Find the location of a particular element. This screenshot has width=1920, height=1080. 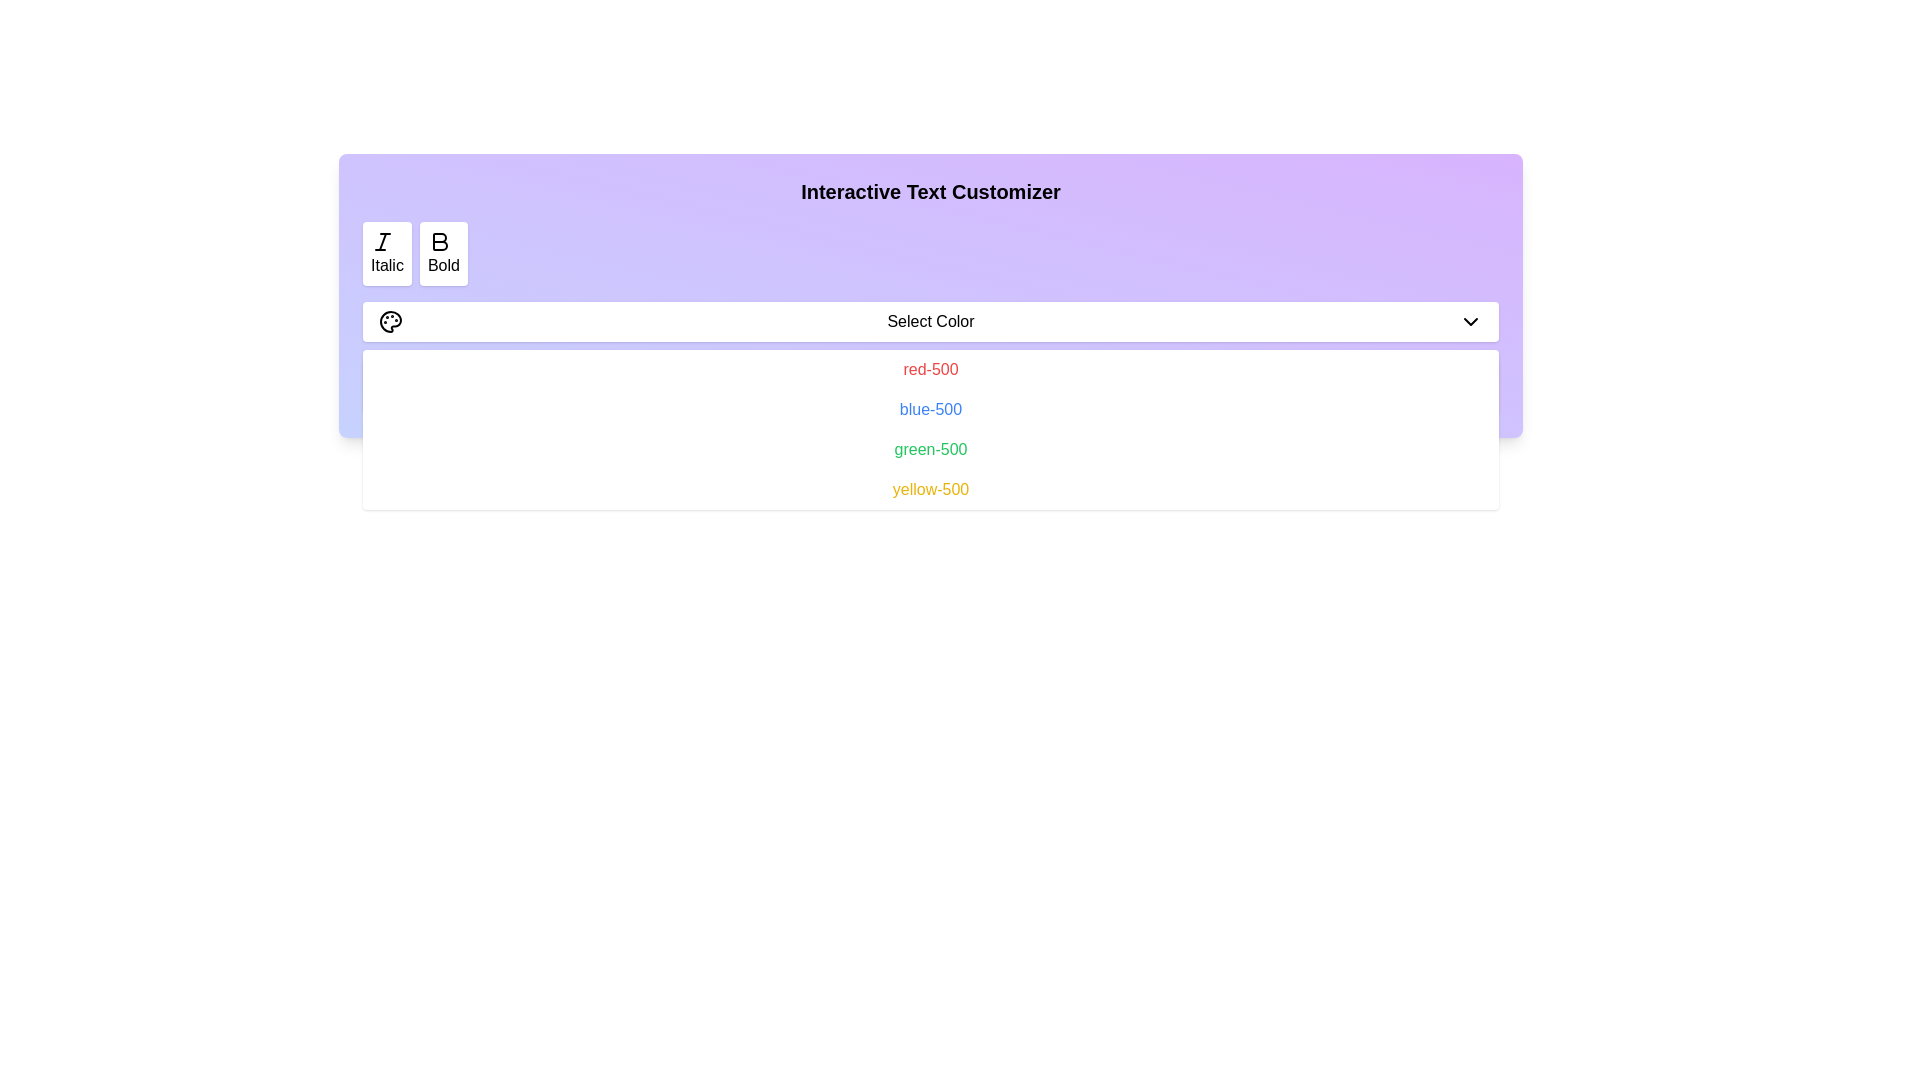

appearance of the Text display box with light gray background and rounded corners, containing the text 'Customize this text using the controls above!', located within the 'Interactive Text Customizer' section is located at coordinates (930, 385).